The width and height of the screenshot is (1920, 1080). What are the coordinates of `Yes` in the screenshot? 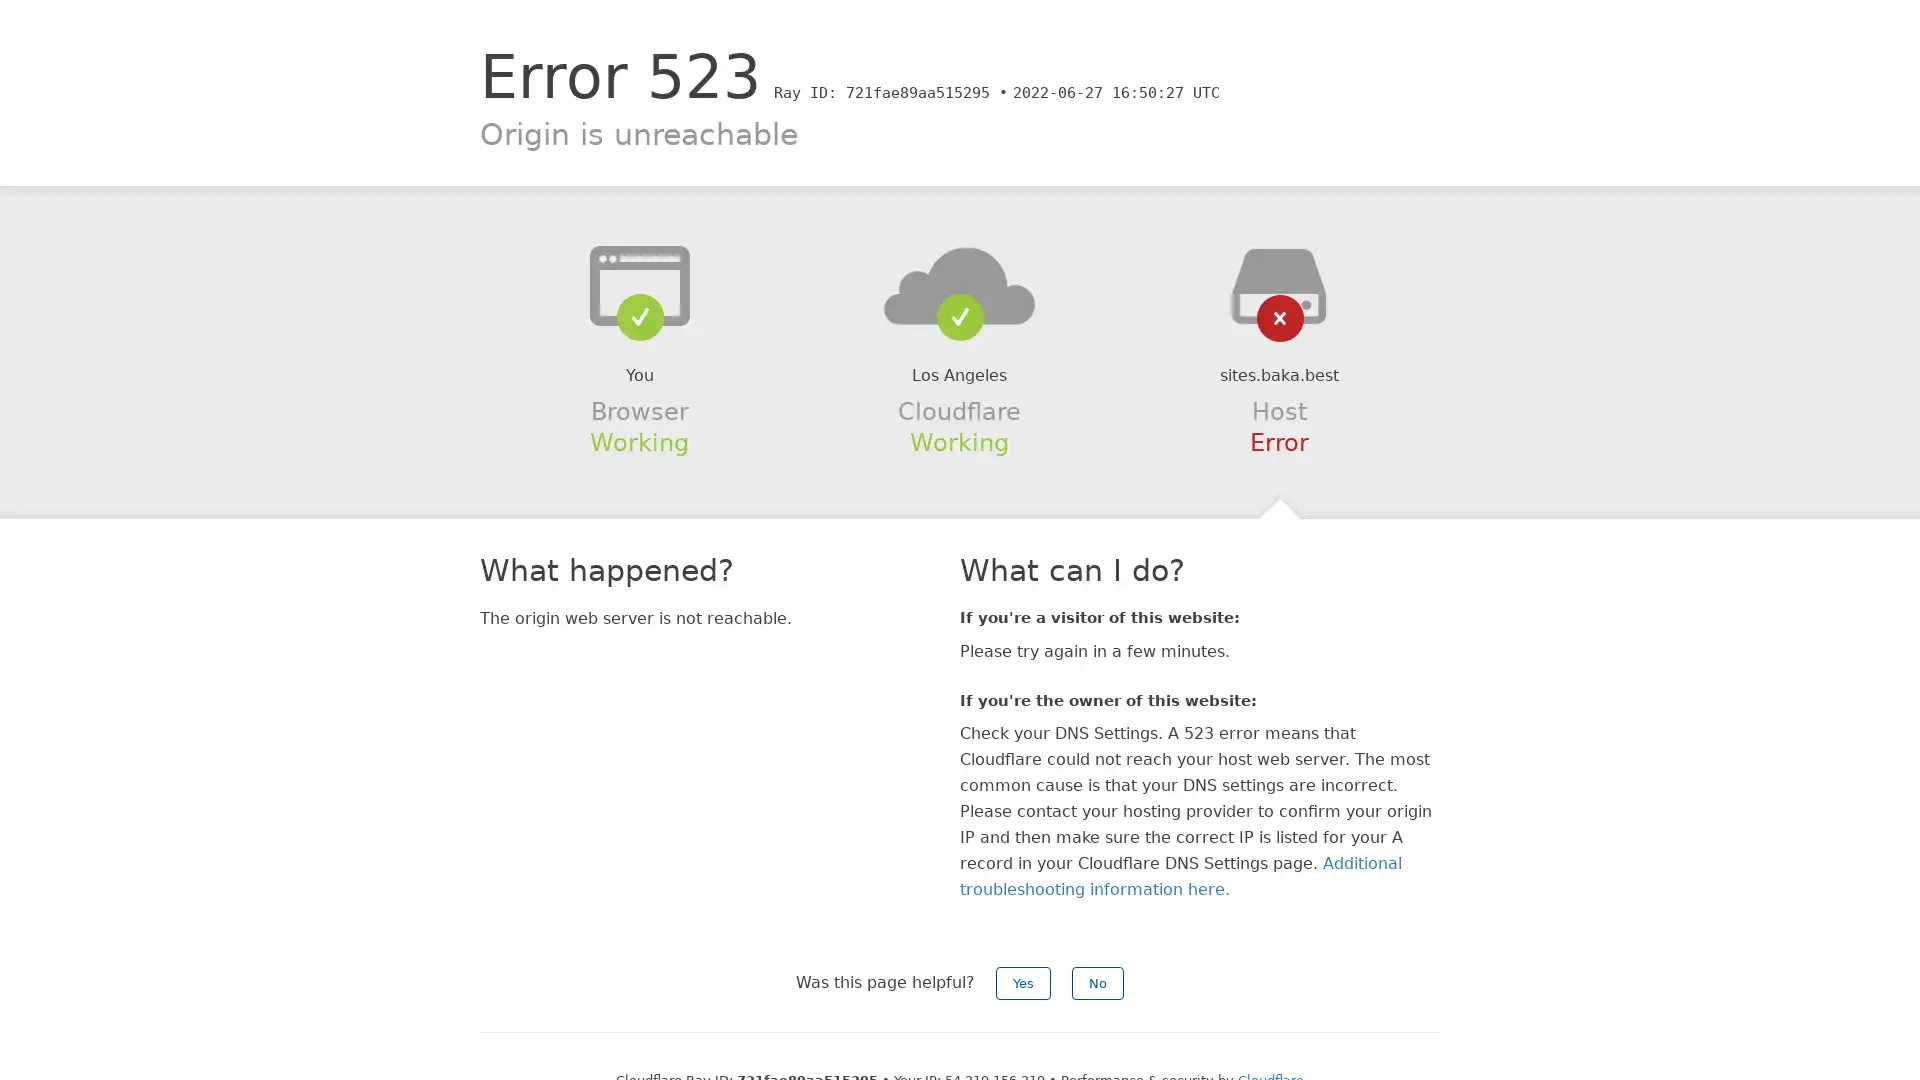 It's located at (1023, 982).